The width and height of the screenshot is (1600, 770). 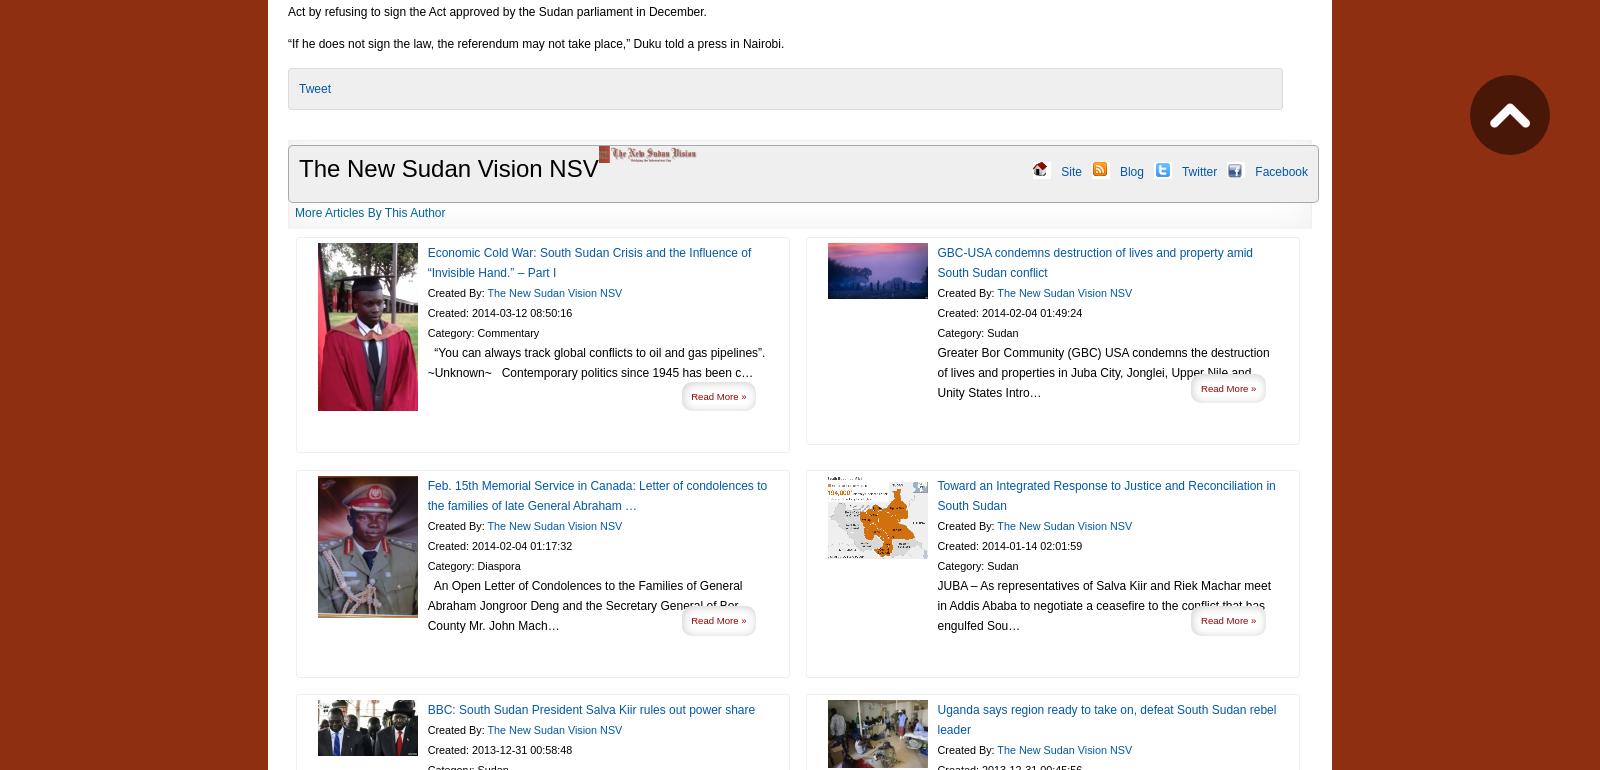 What do you see at coordinates (935, 312) in the screenshot?
I see `'Created: 2014-02-04 01:49:24'` at bounding box center [935, 312].